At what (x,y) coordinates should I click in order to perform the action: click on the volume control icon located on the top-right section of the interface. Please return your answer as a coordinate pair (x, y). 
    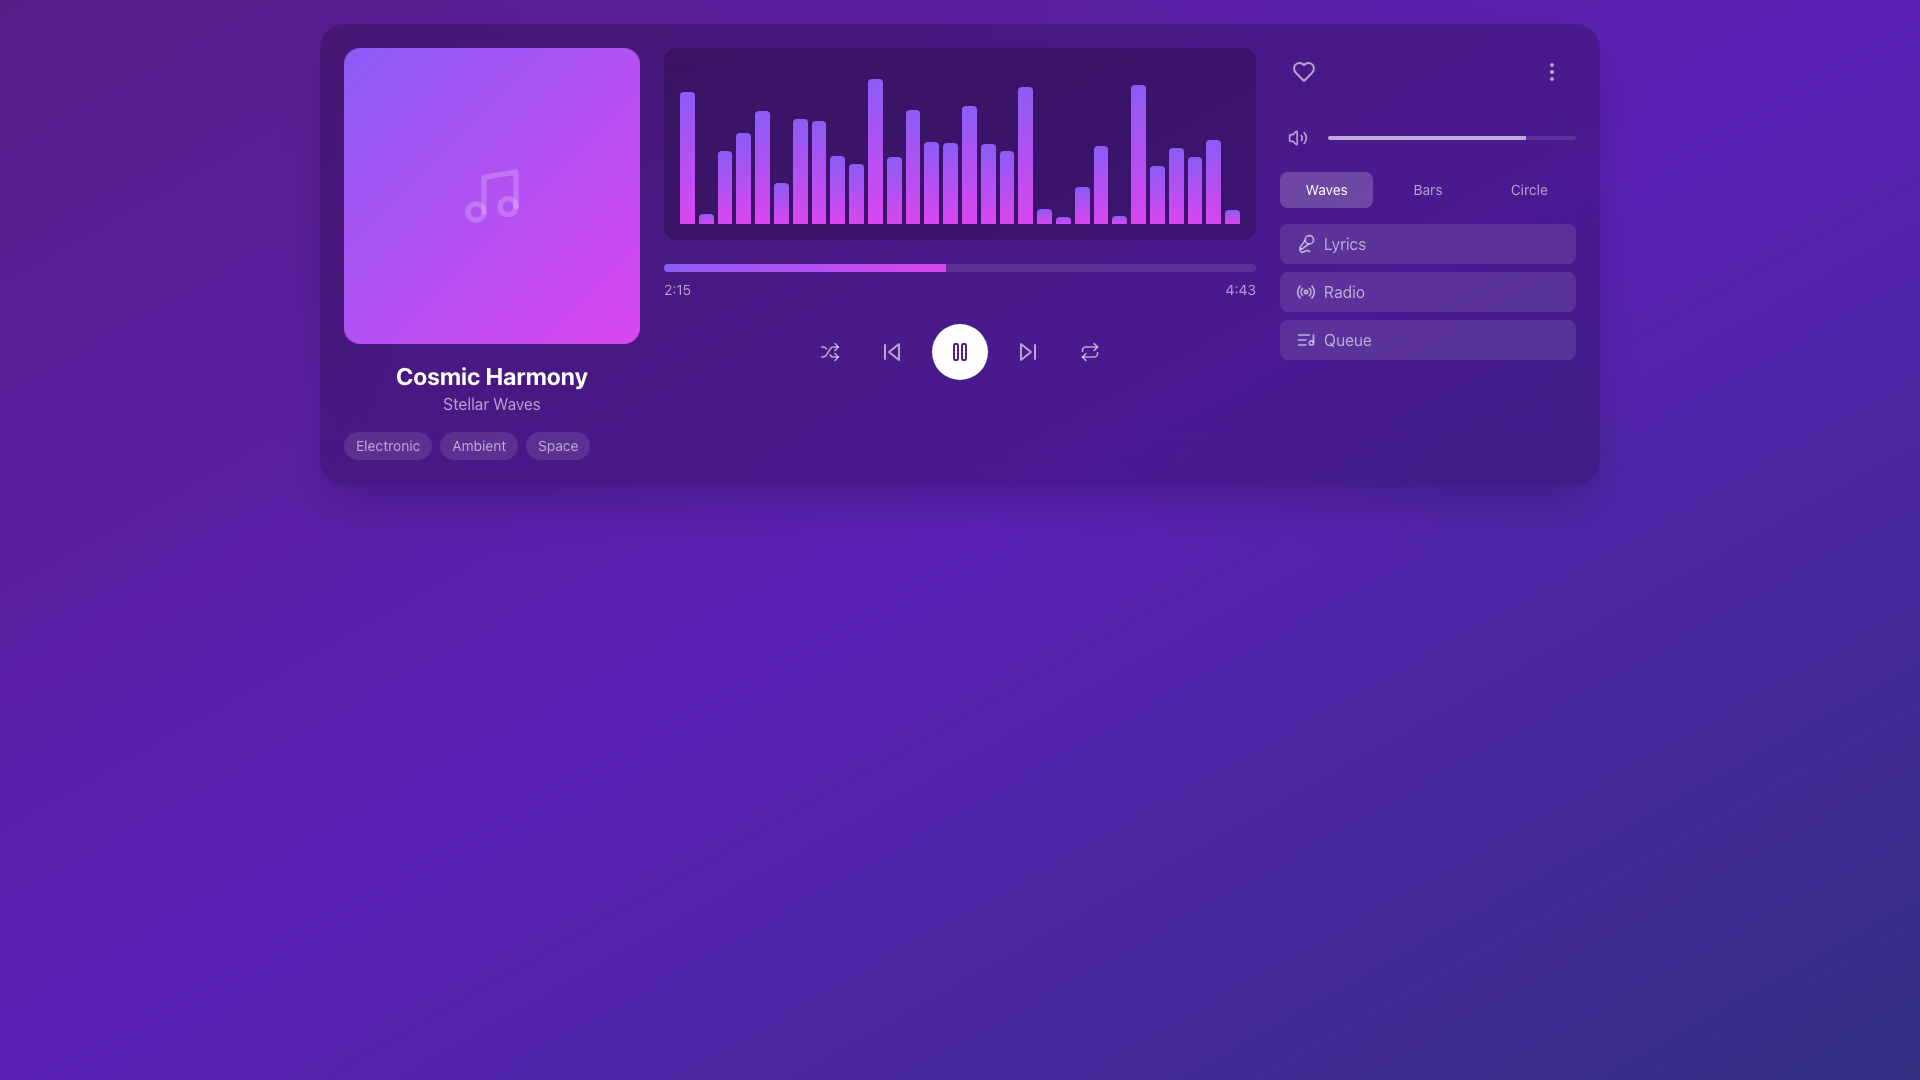
    Looking at the image, I should click on (1297, 137).